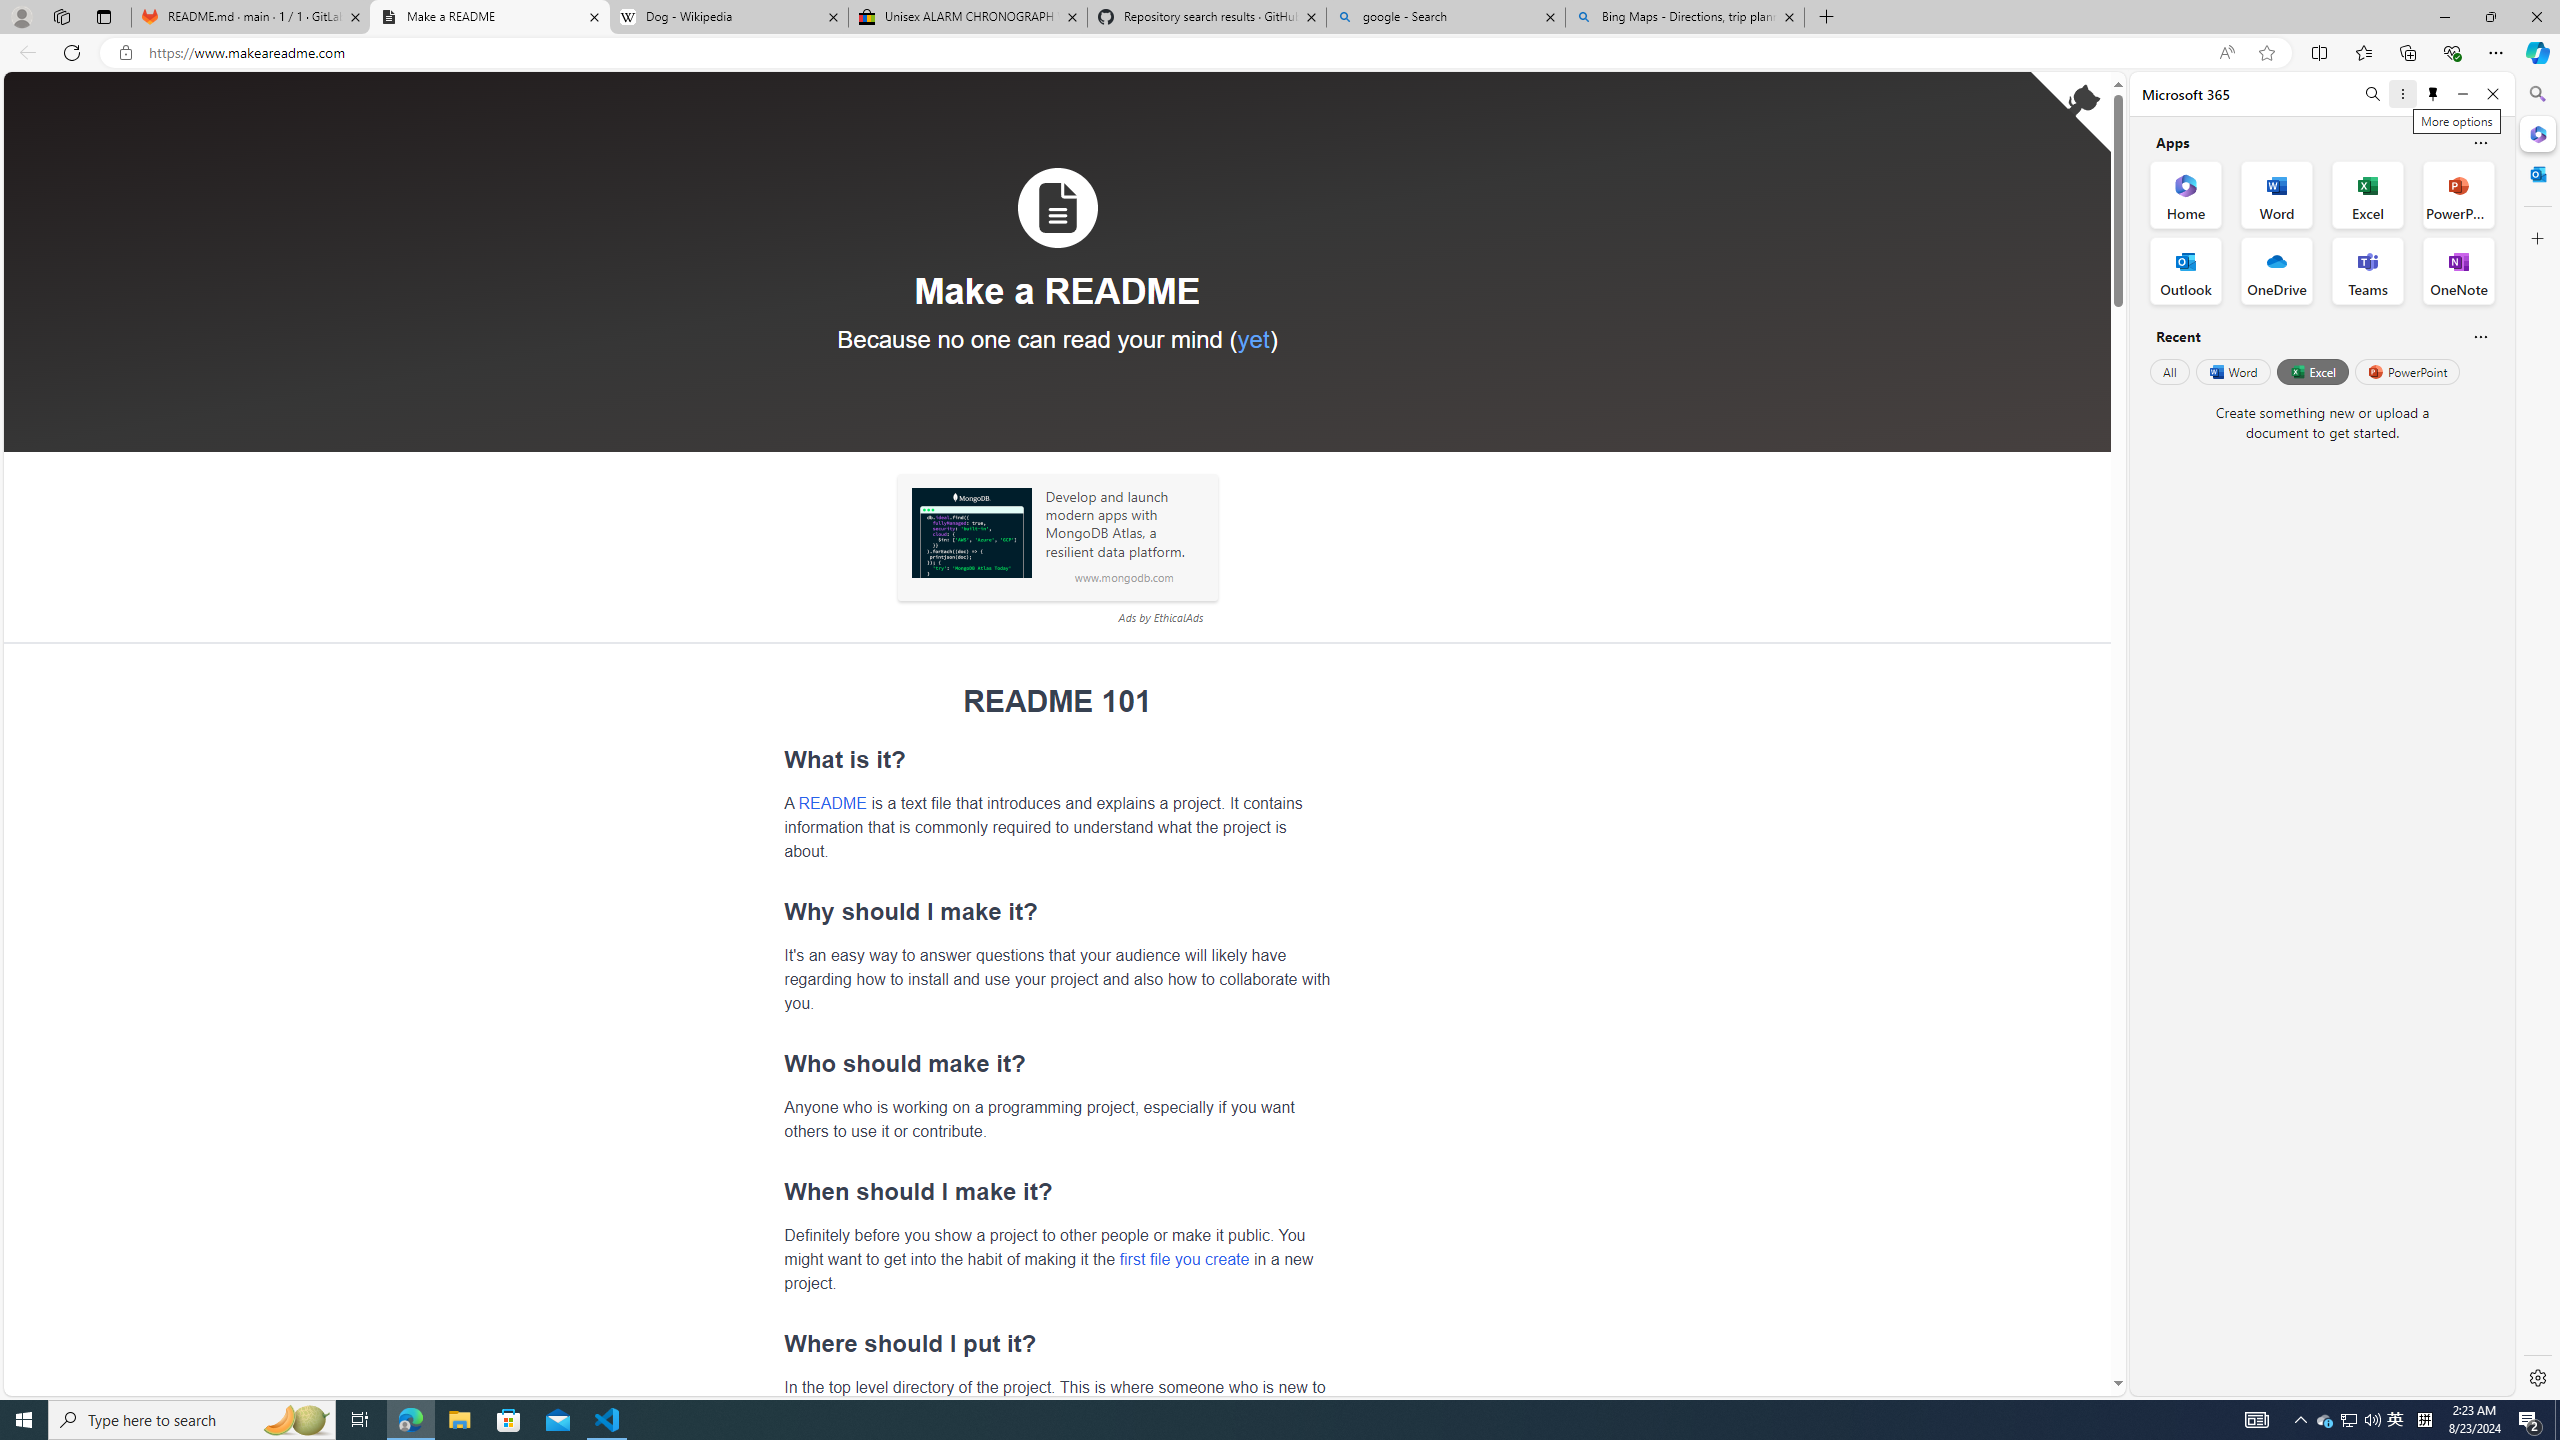 The image size is (2560, 1440). Describe the element at coordinates (2368, 271) in the screenshot. I see `'Teams Office App'` at that location.